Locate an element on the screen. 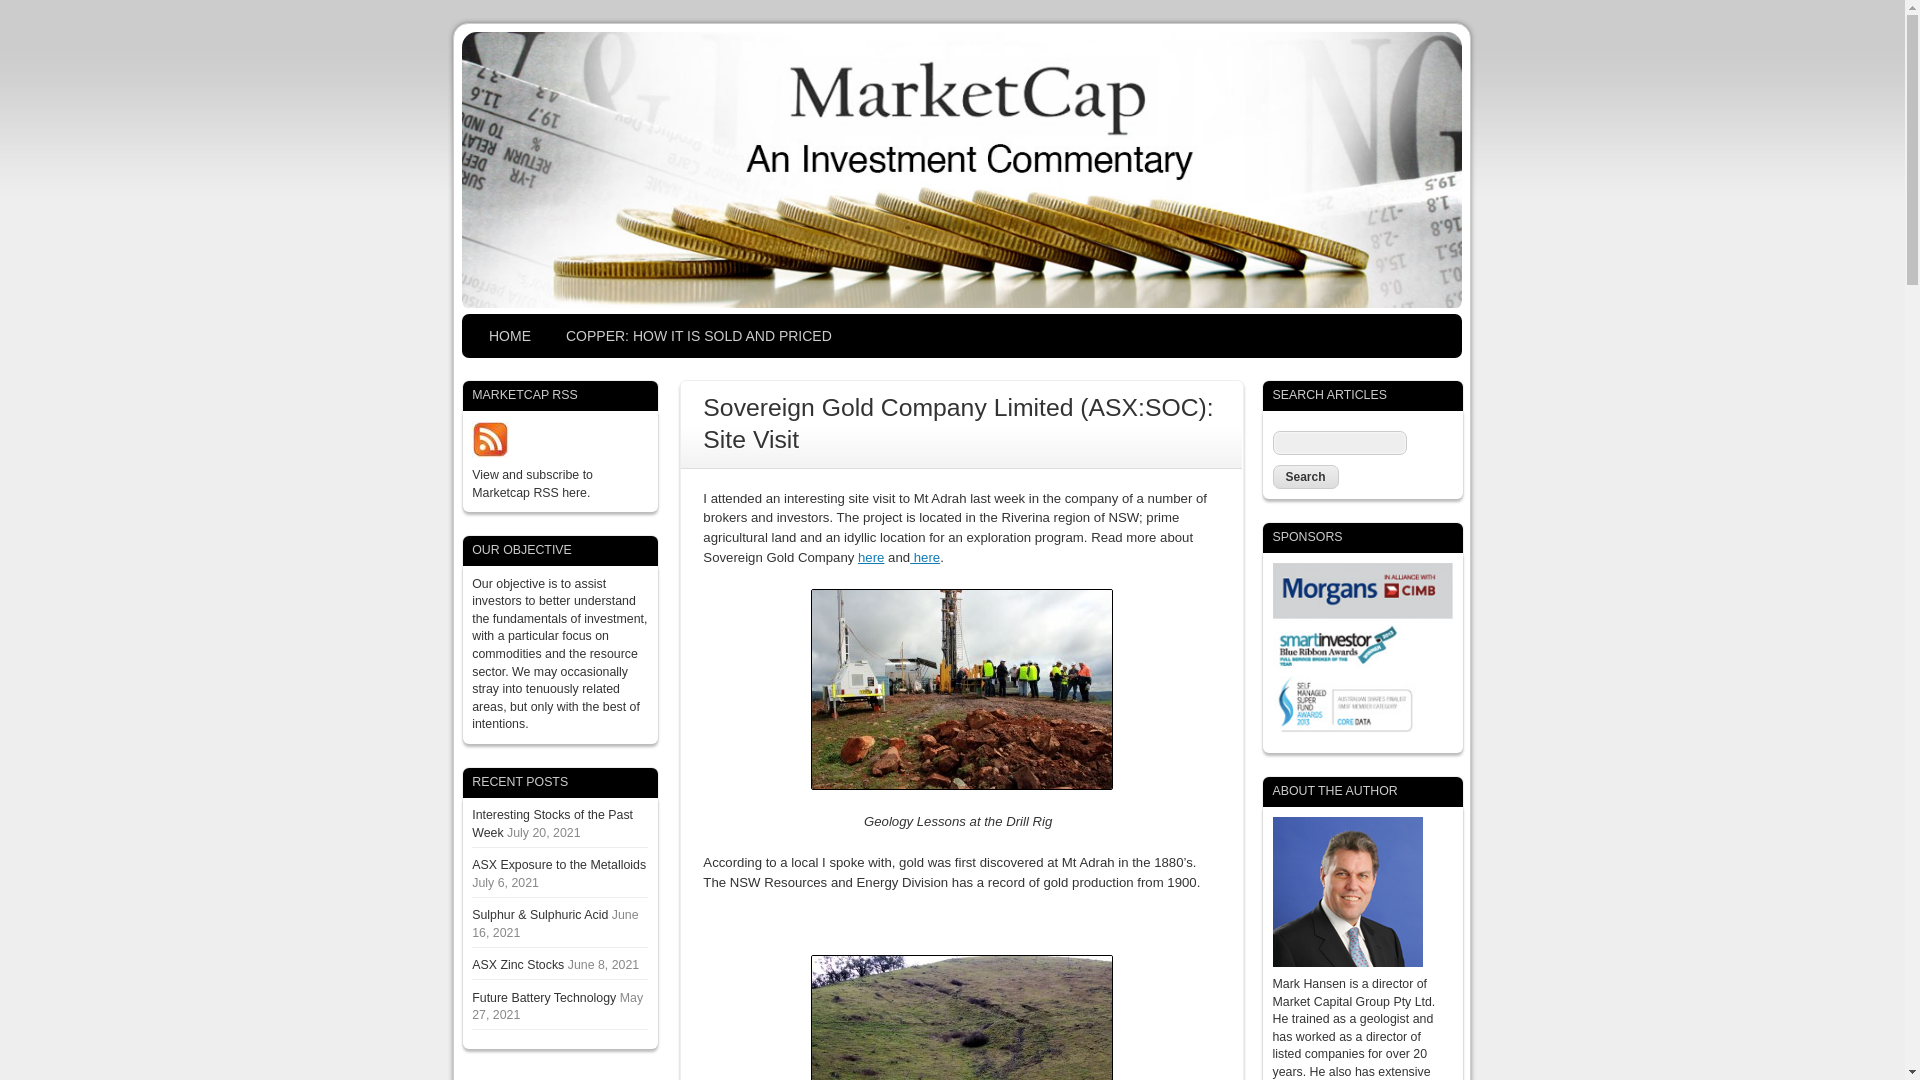 The height and width of the screenshot is (1080, 1920). 'ASX Zinc Stocks' is located at coordinates (518, 963).